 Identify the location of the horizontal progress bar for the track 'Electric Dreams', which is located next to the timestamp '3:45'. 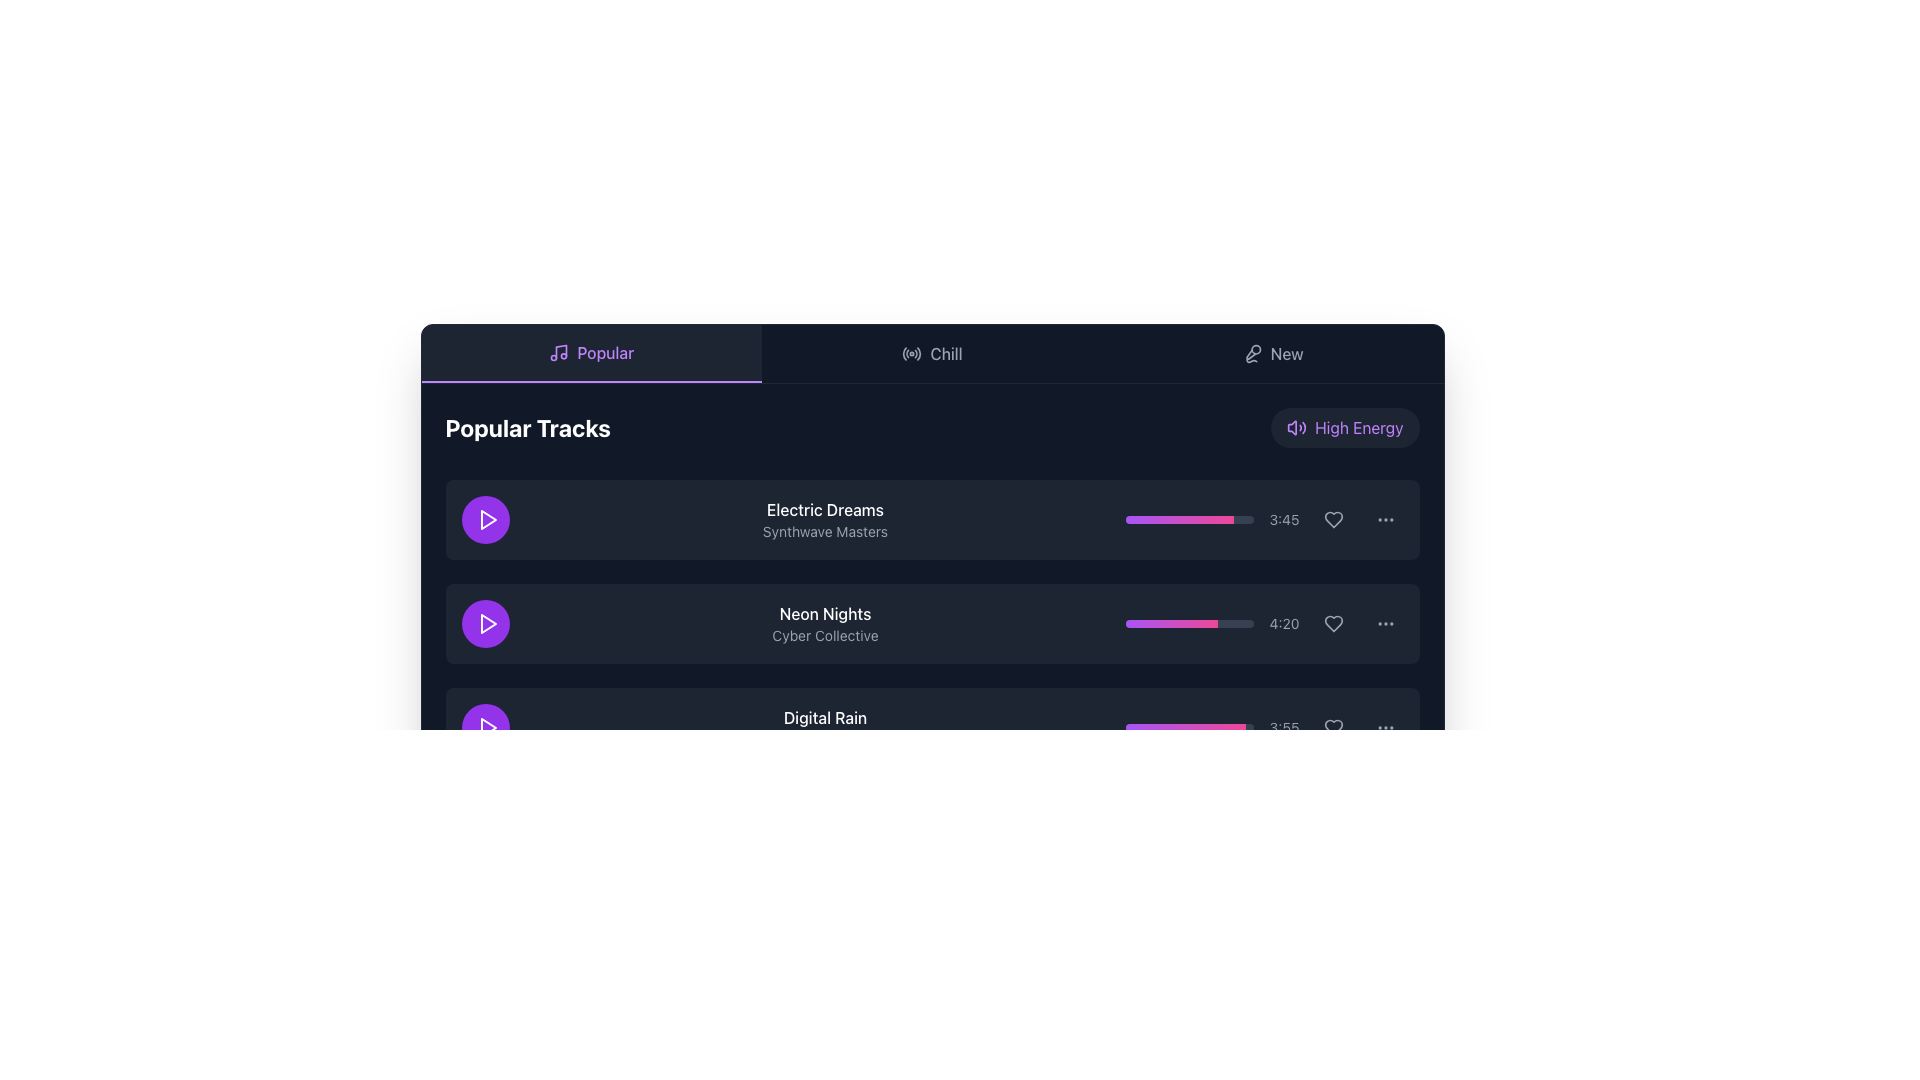
(1189, 519).